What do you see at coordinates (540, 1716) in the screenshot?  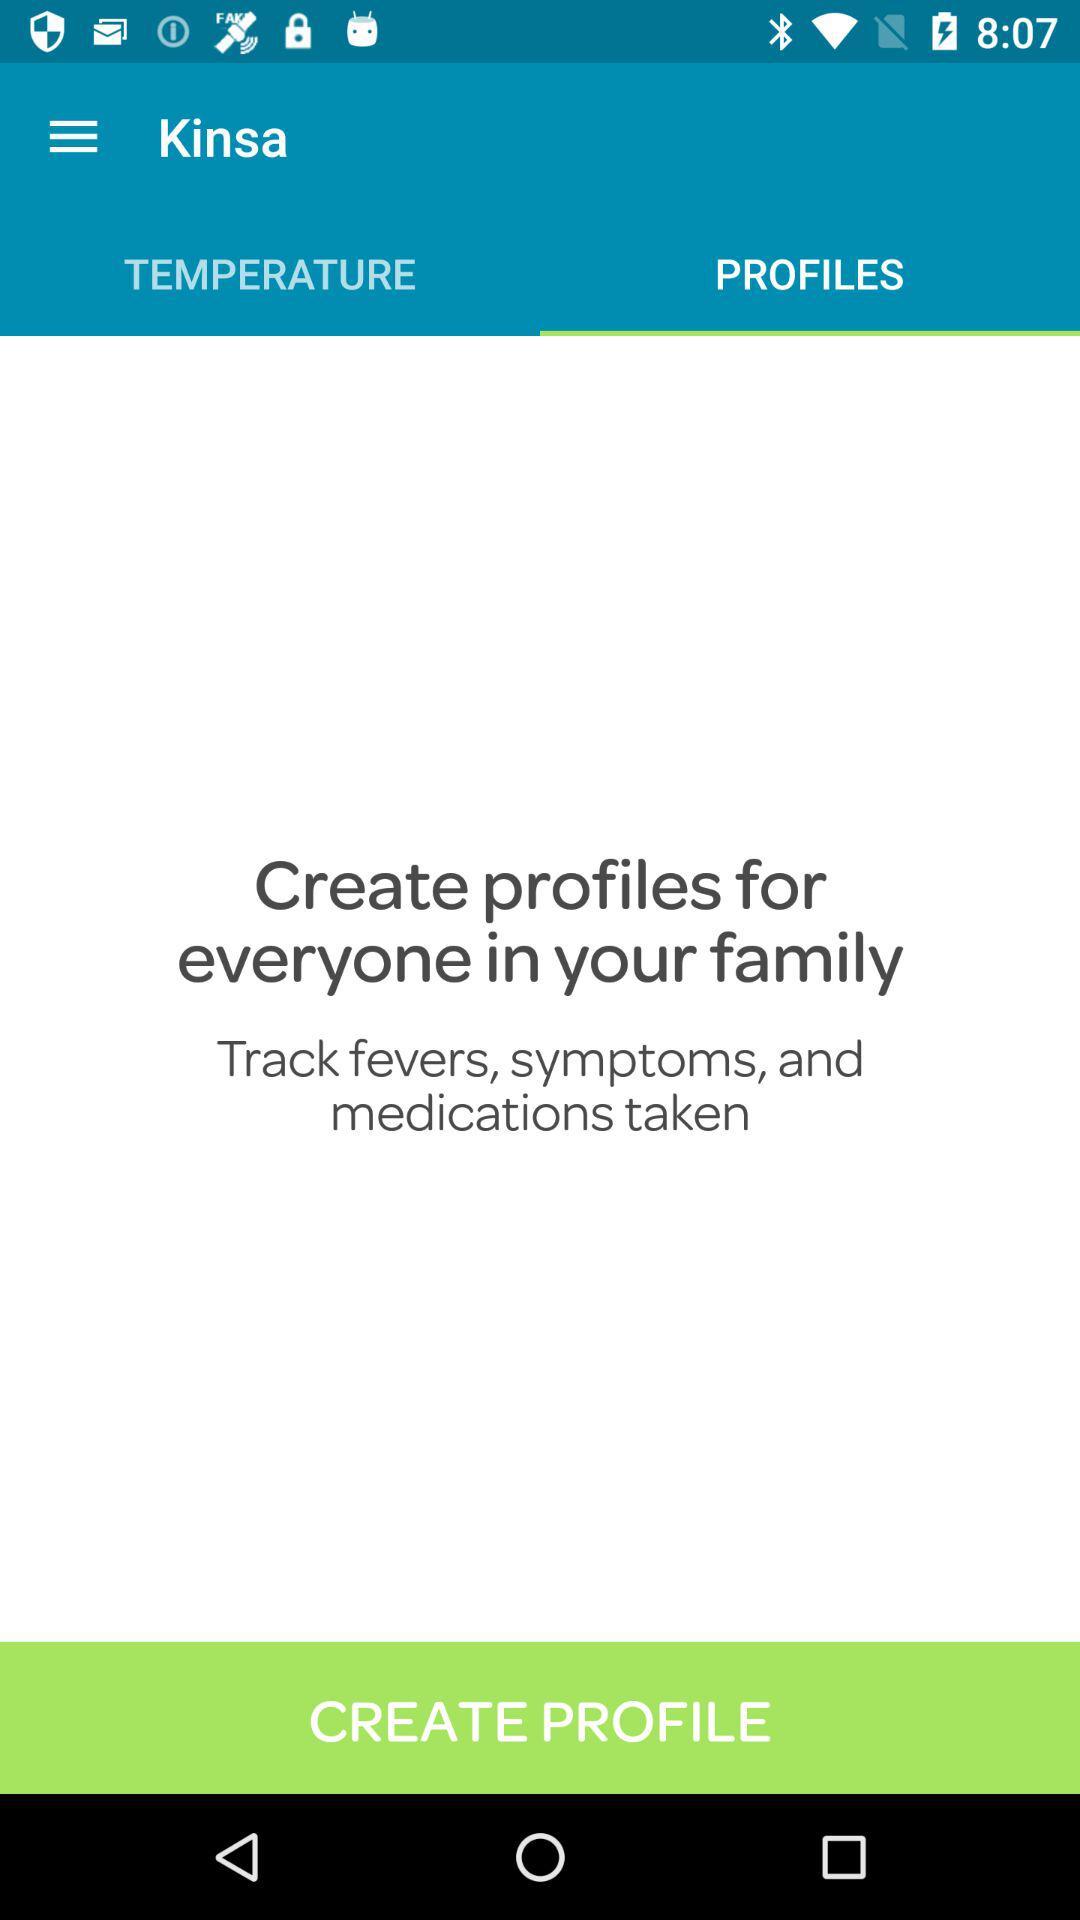 I see `the item below track fevers symptoms icon` at bounding box center [540, 1716].